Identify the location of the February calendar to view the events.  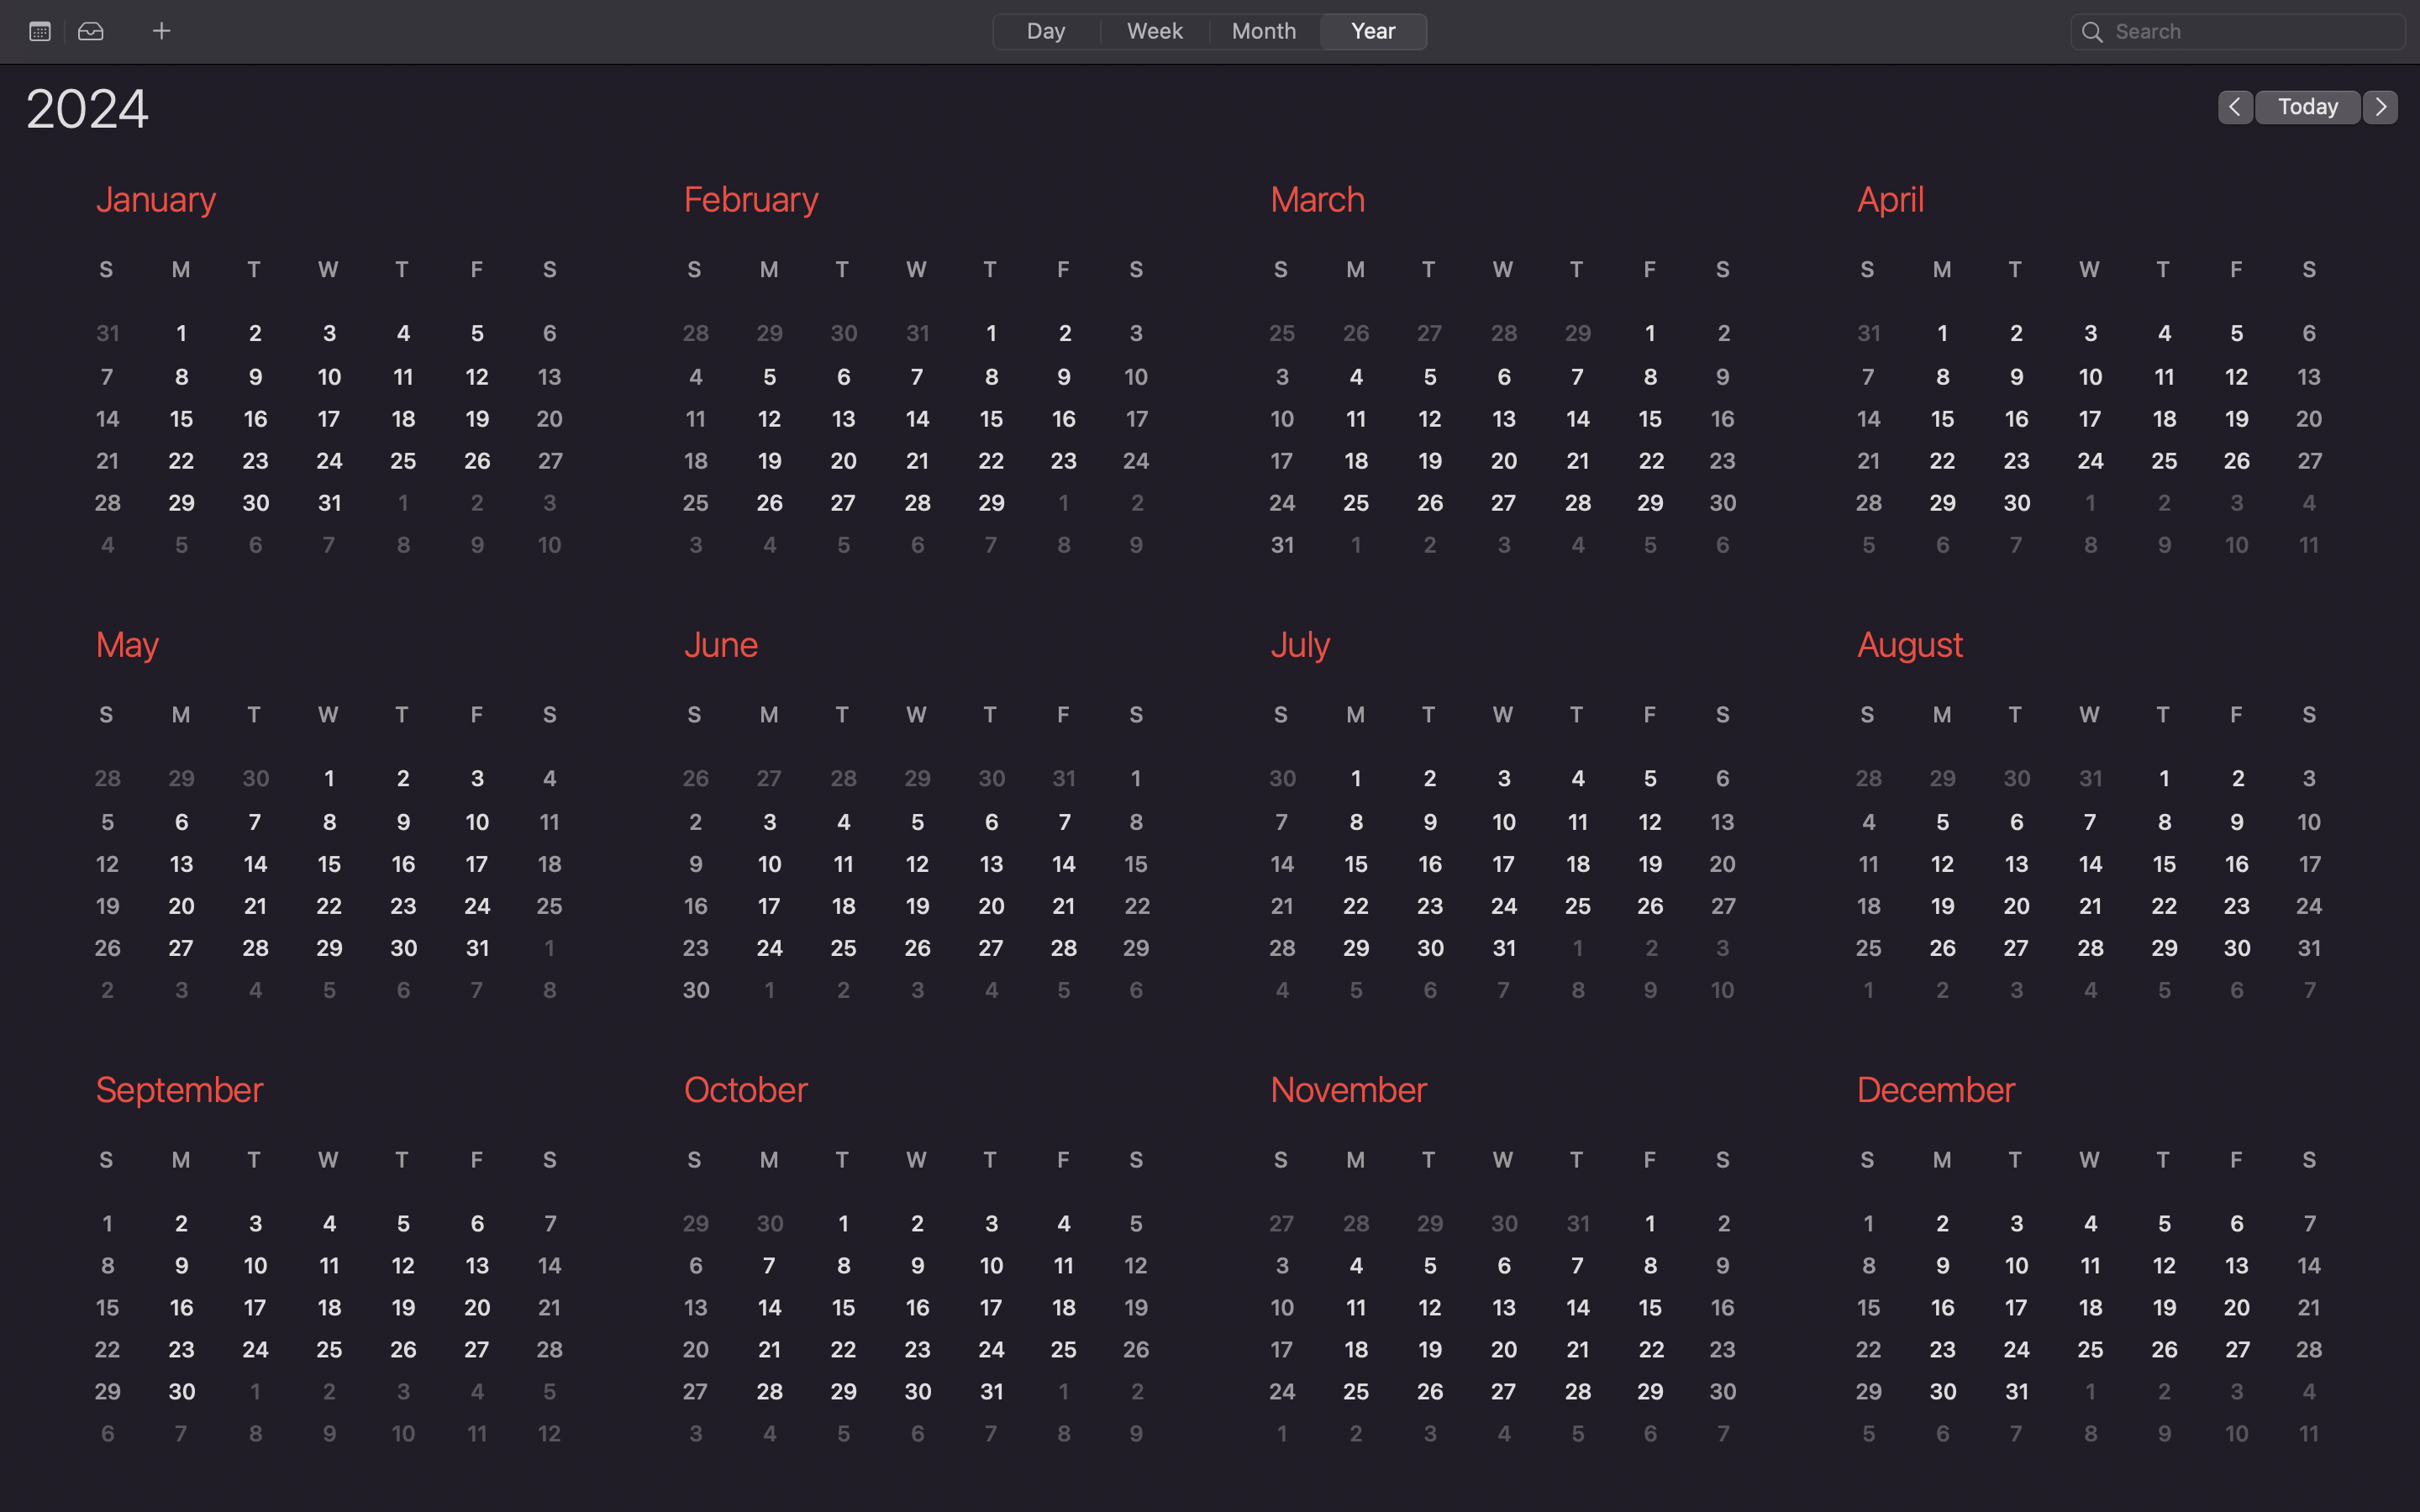
(911, 376).